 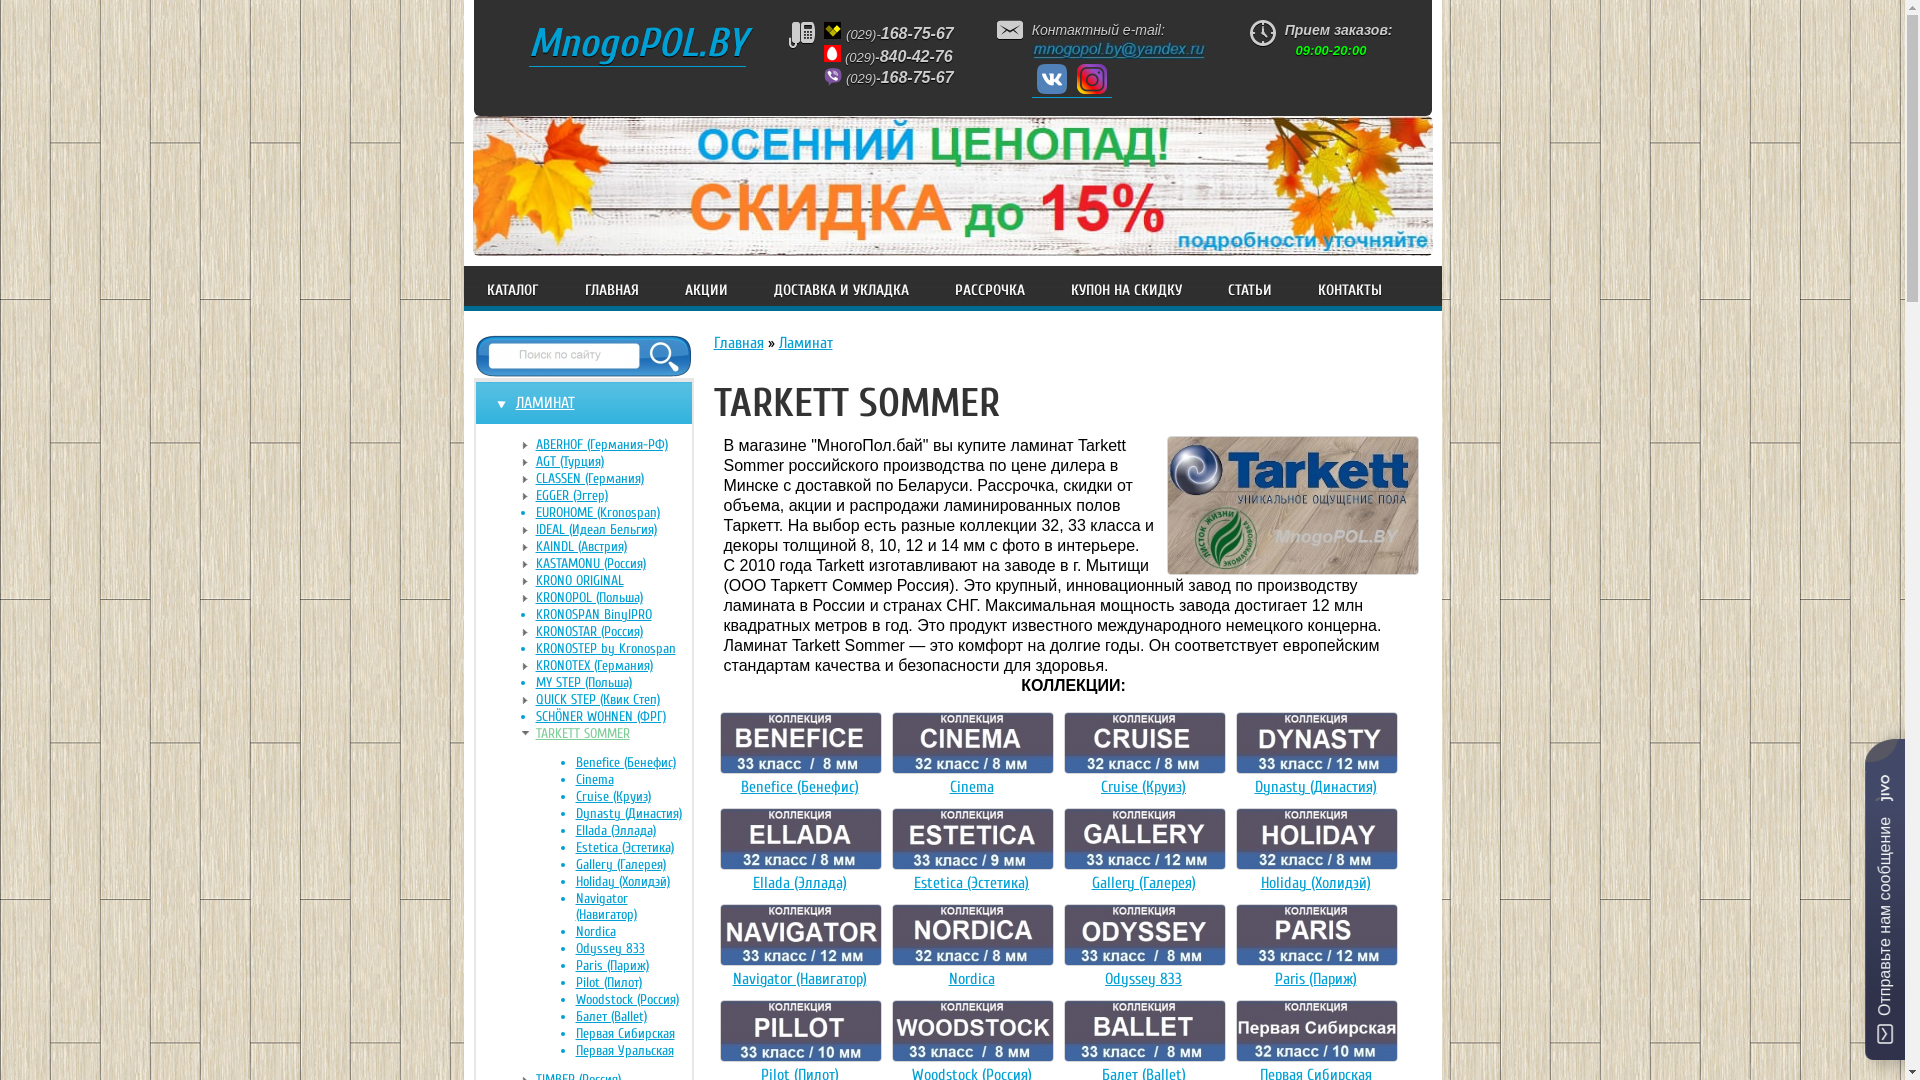 What do you see at coordinates (536, 512) in the screenshot?
I see `'EUROHOME (Kronospan)'` at bounding box center [536, 512].